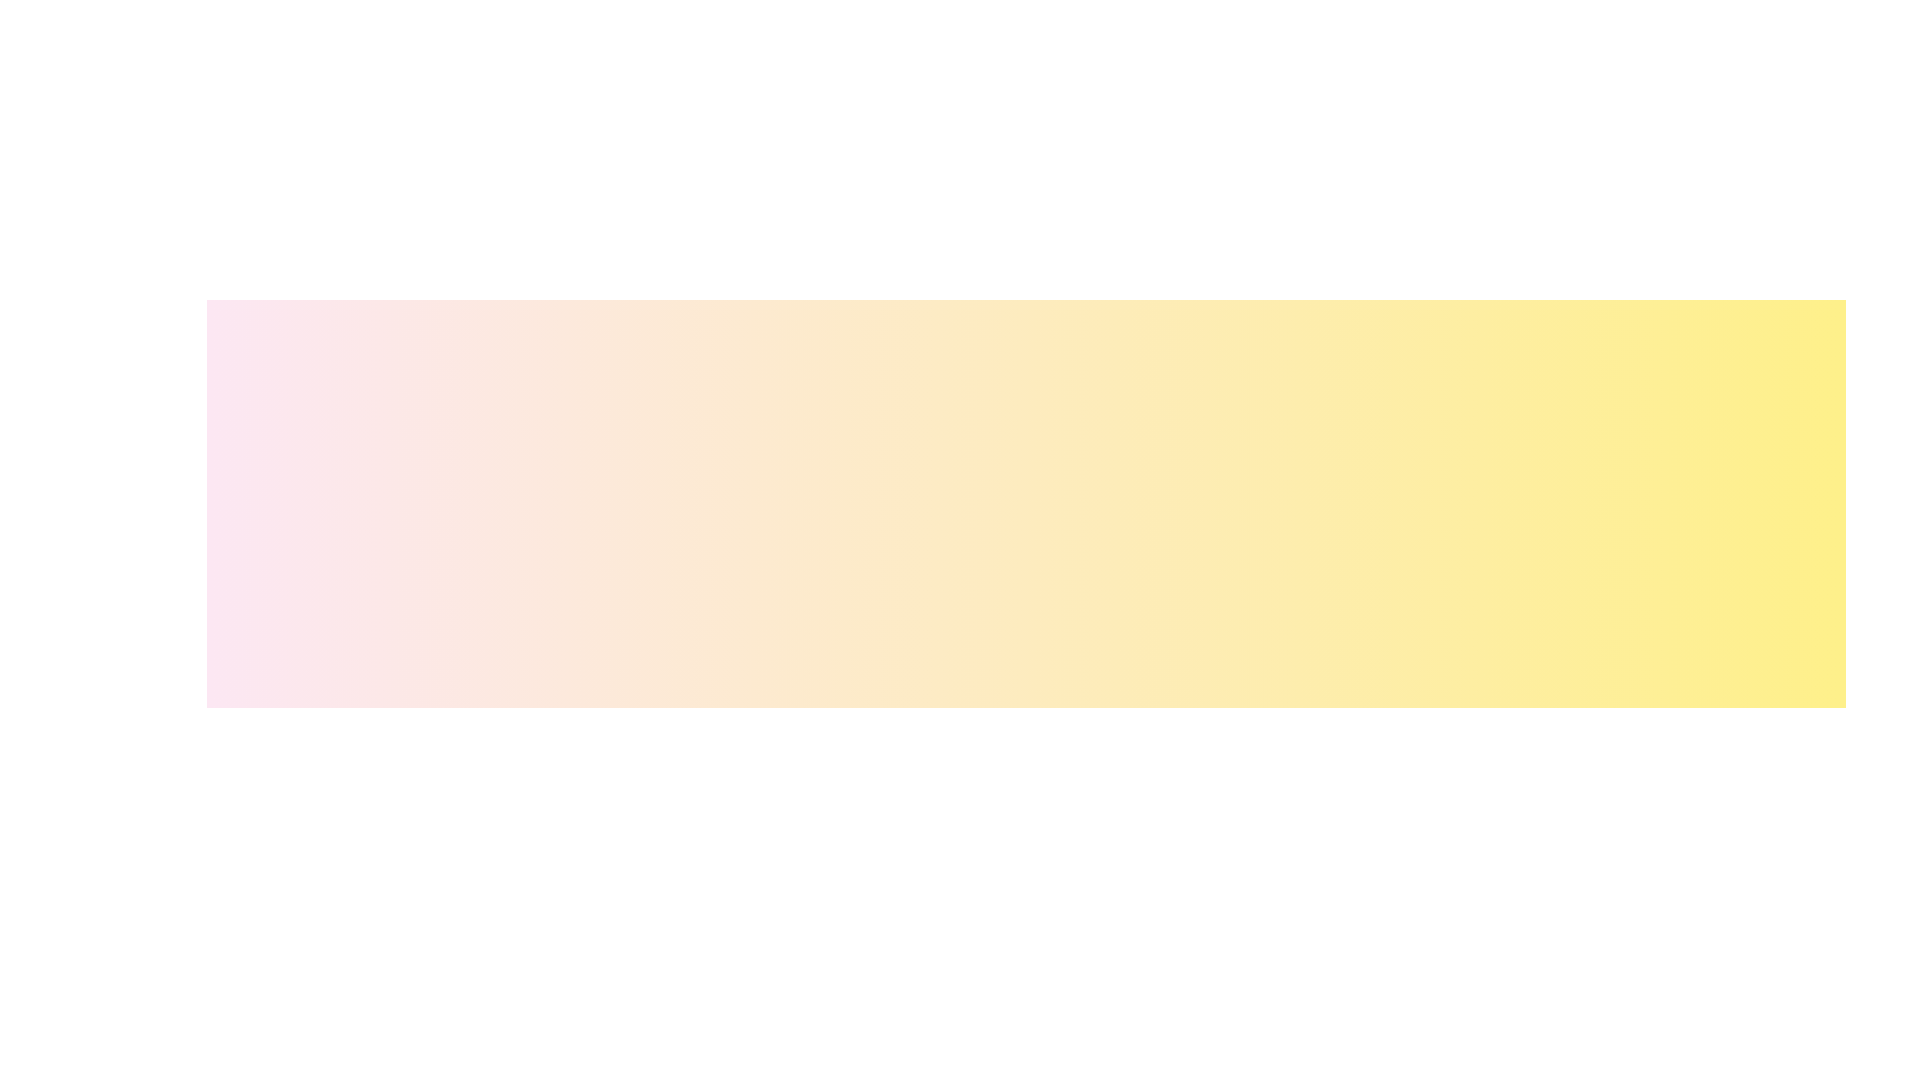 Image resolution: width=1920 pixels, height=1080 pixels. Describe the element at coordinates (1023, 778) in the screenshot. I see `the Weekly tab to view its content` at that location.